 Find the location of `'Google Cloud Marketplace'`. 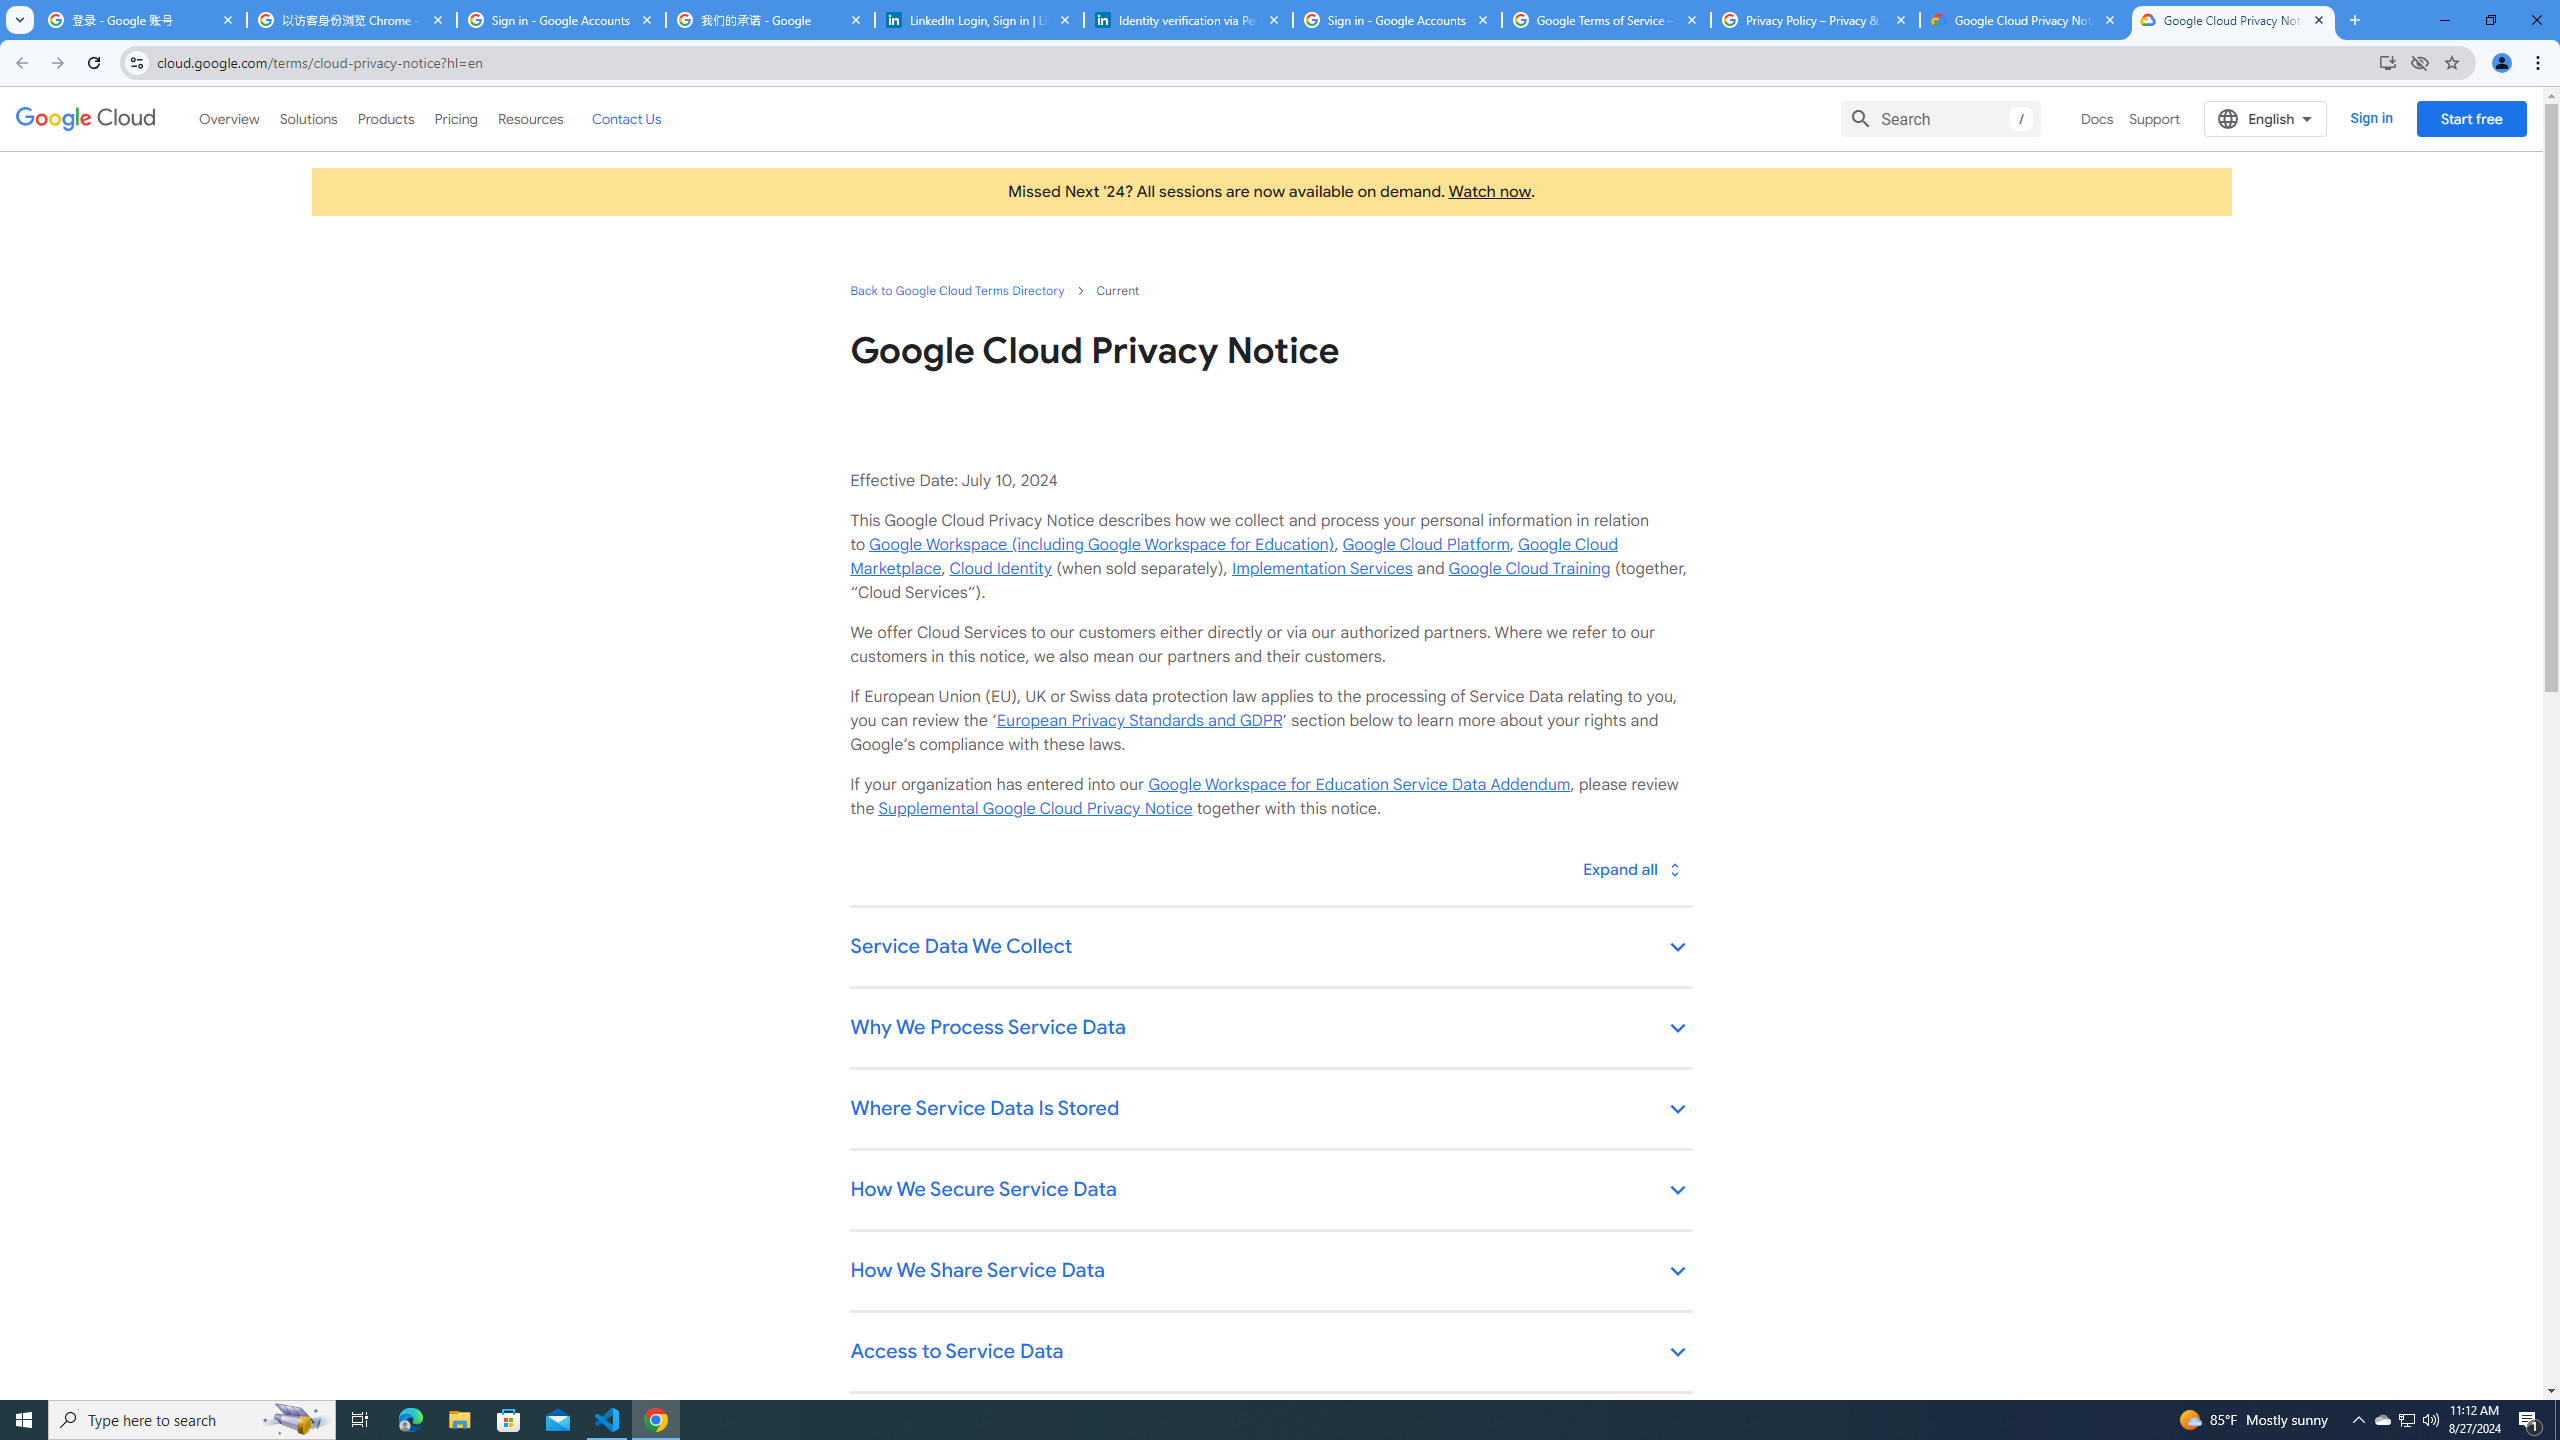

'Google Cloud Marketplace' is located at coordinates (1232, 556).